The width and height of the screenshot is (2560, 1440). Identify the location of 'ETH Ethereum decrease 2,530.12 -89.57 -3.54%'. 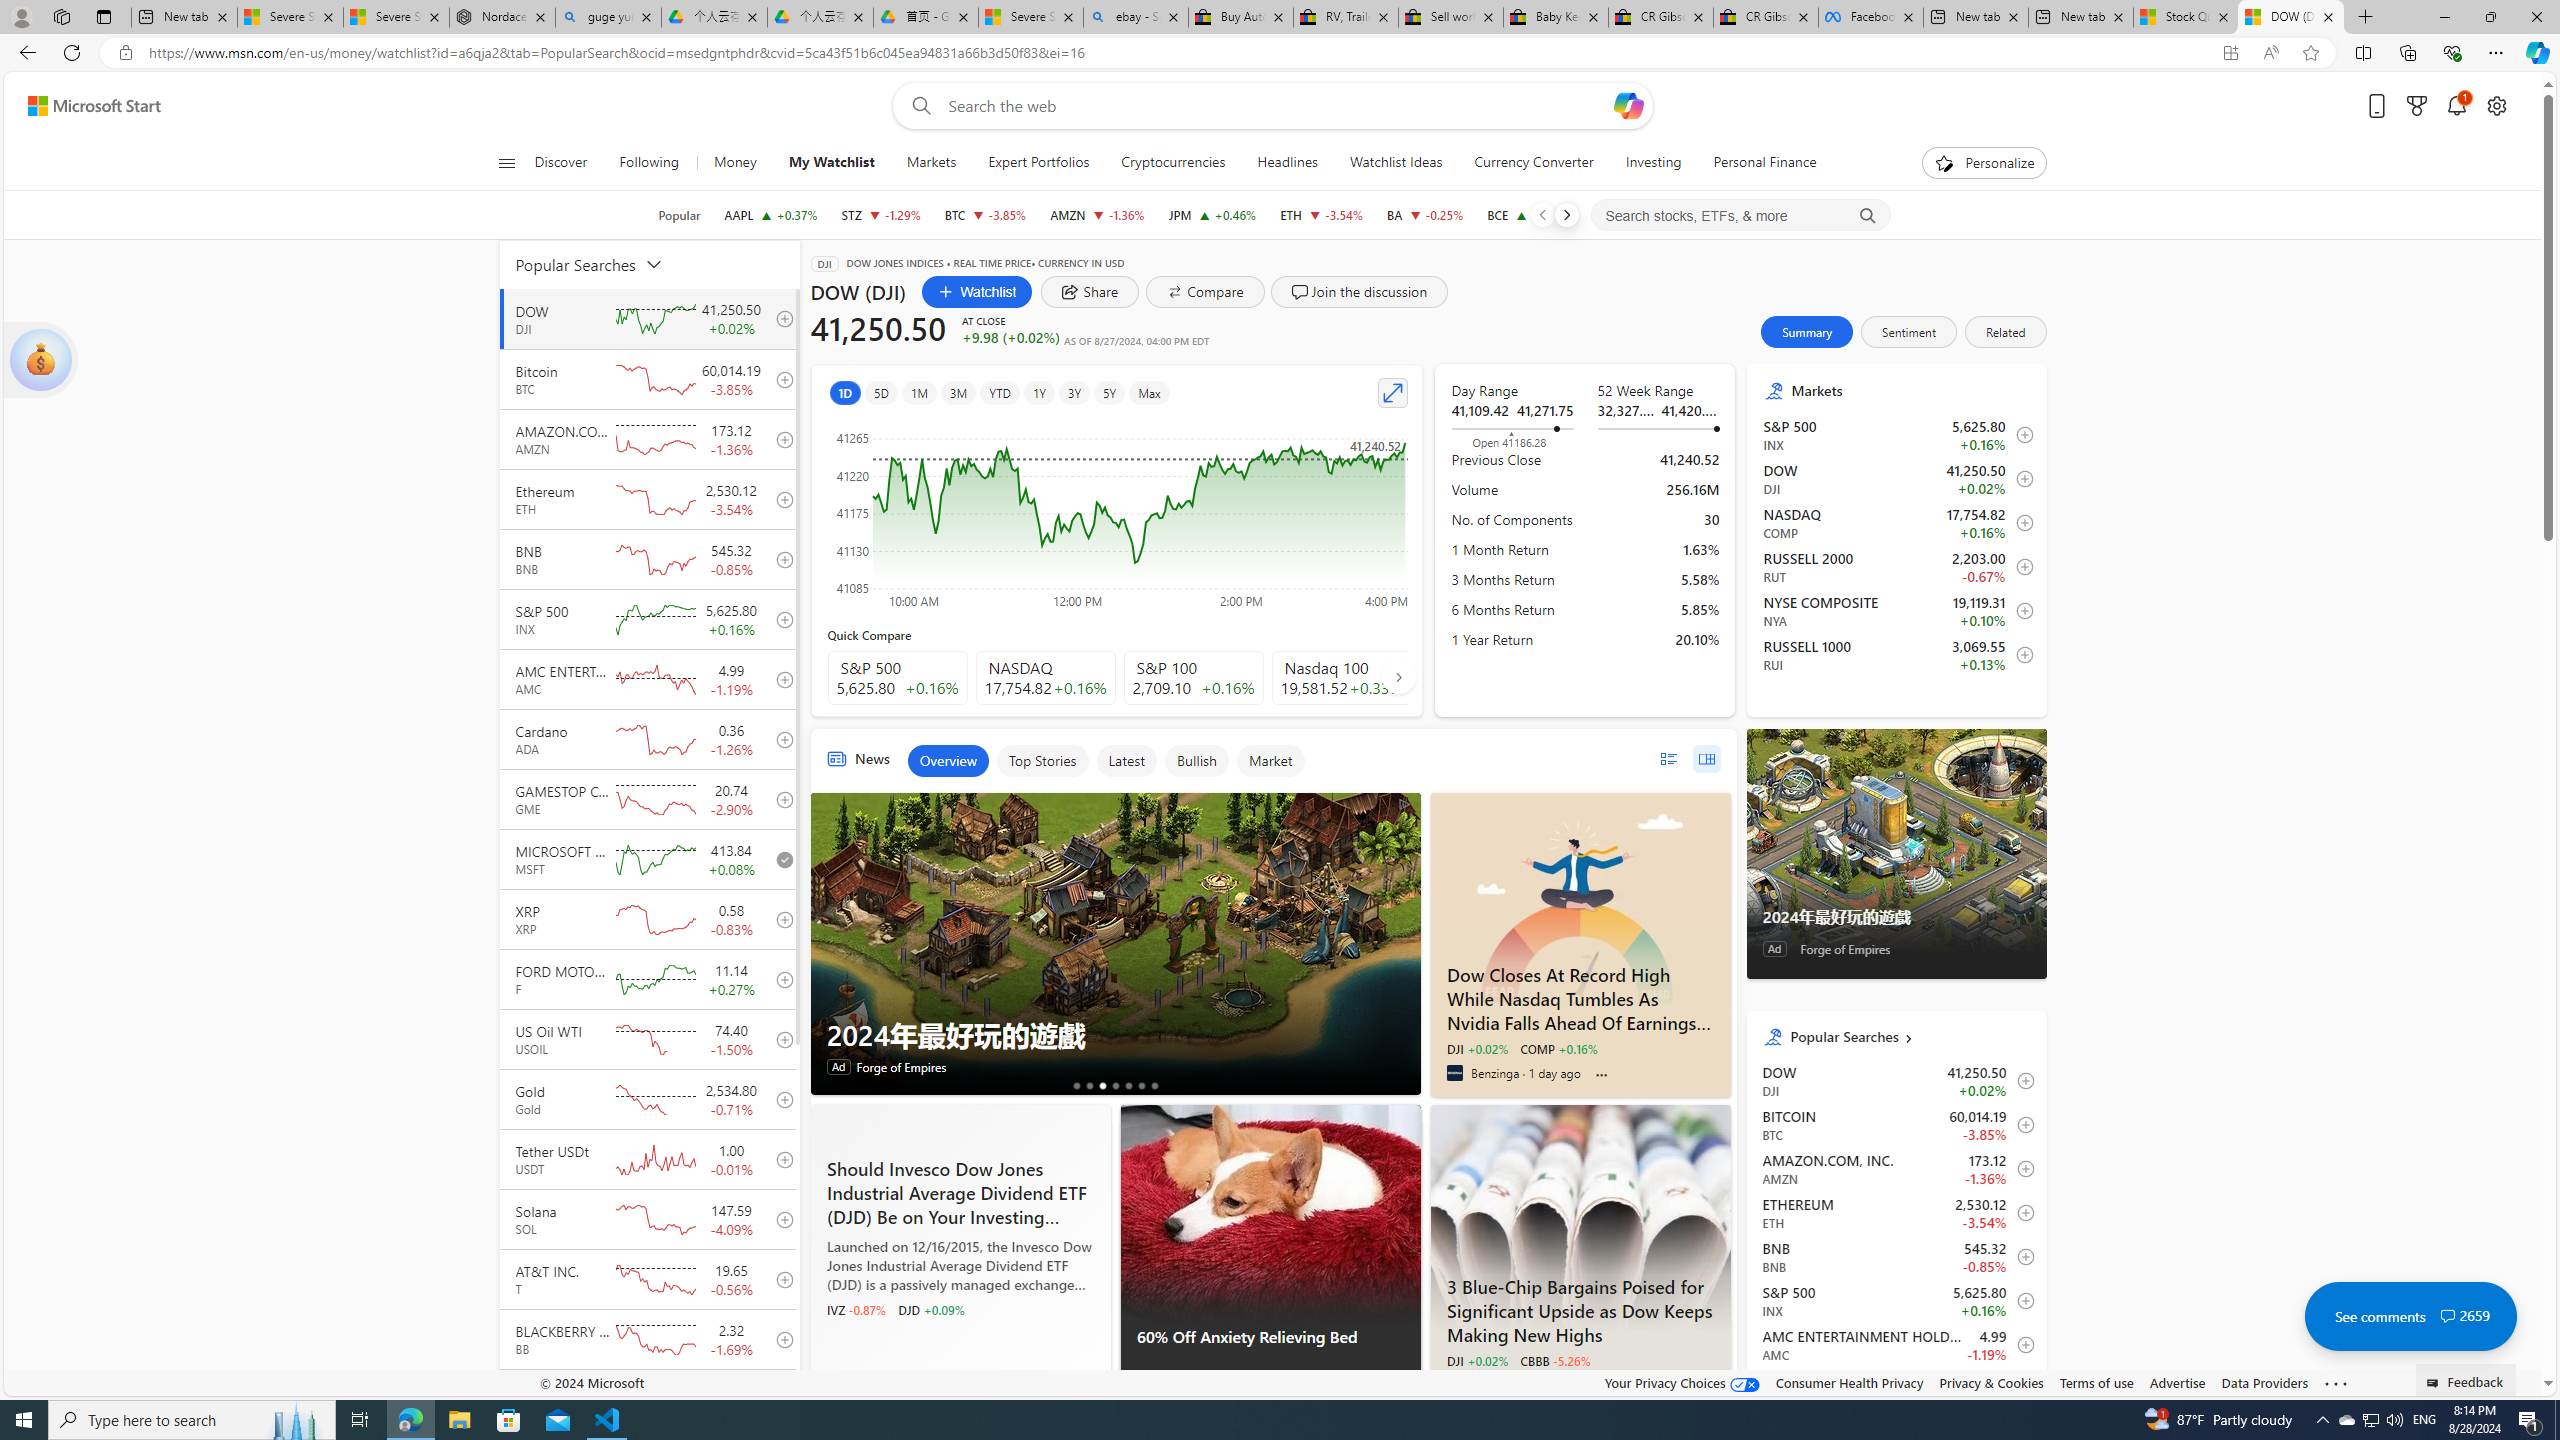
(1321, 214).